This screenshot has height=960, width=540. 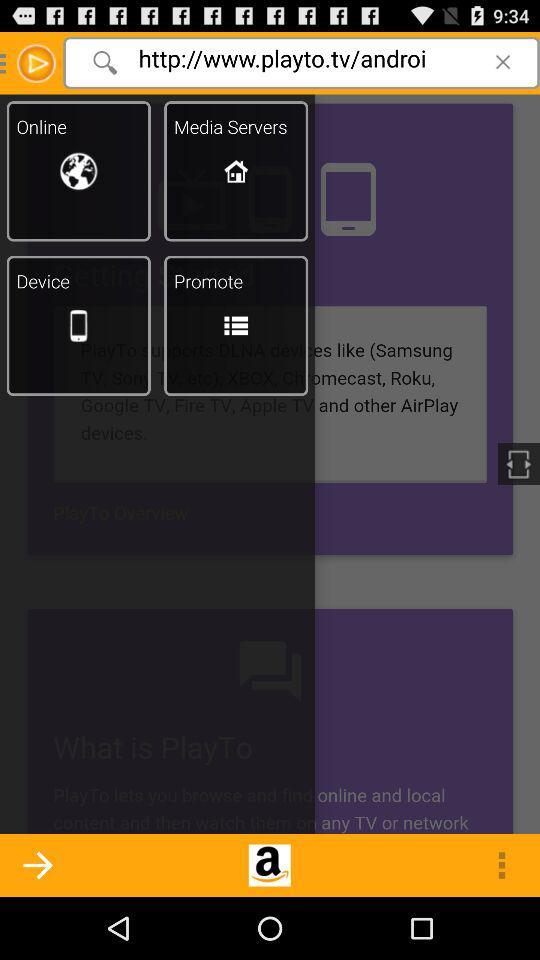 What do you see at coordinates (269, 864) in the screenshot?
I see `the logo shown at the bottom center of the page` at bounding box center [269, 864].